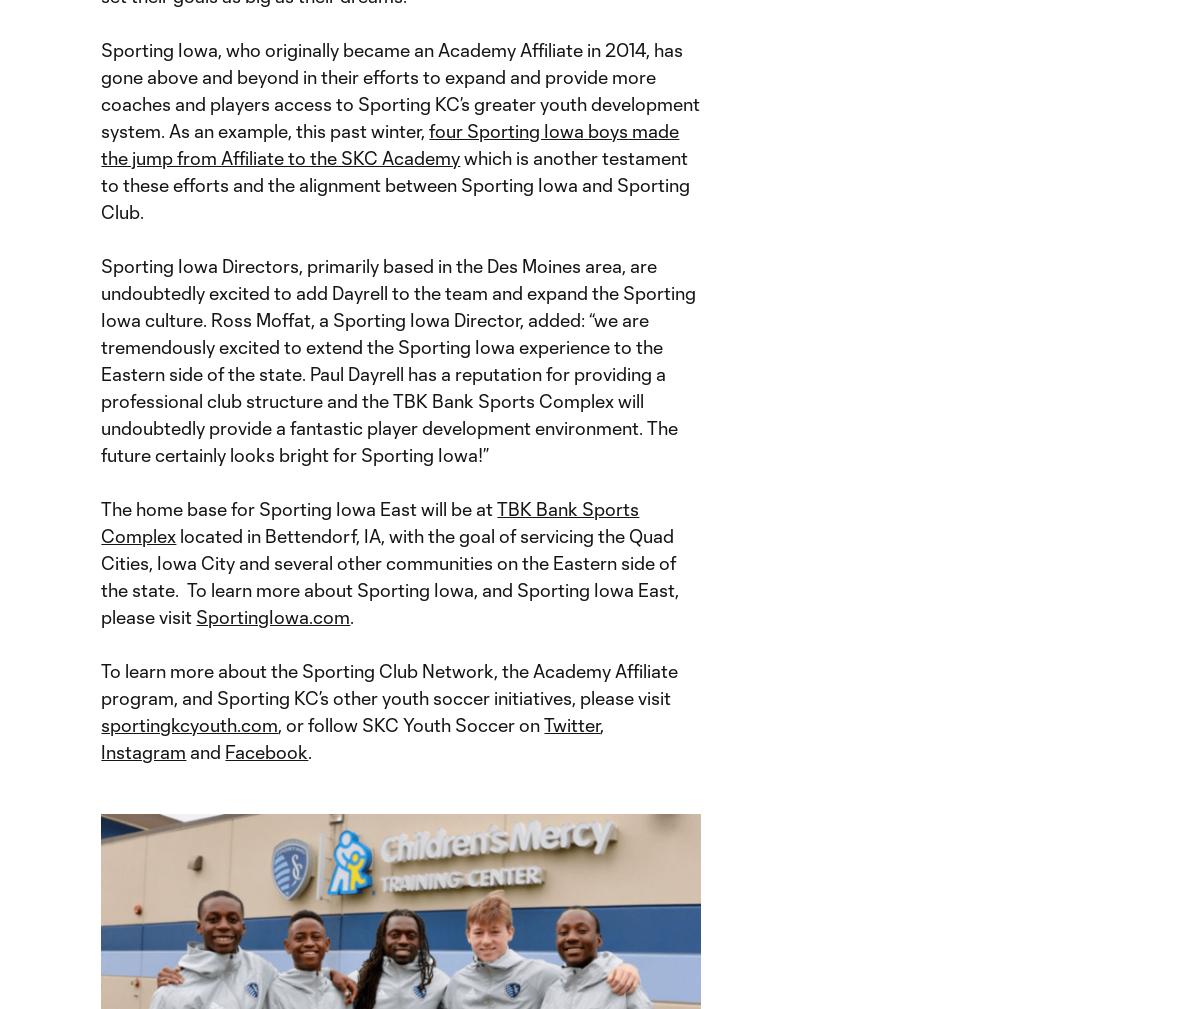 This screenshot has height=1009, width=1200. What do you see at coordinates (143, 752) in the screenshot?
I see `'Instagram'` at bounding box center [143, 752].